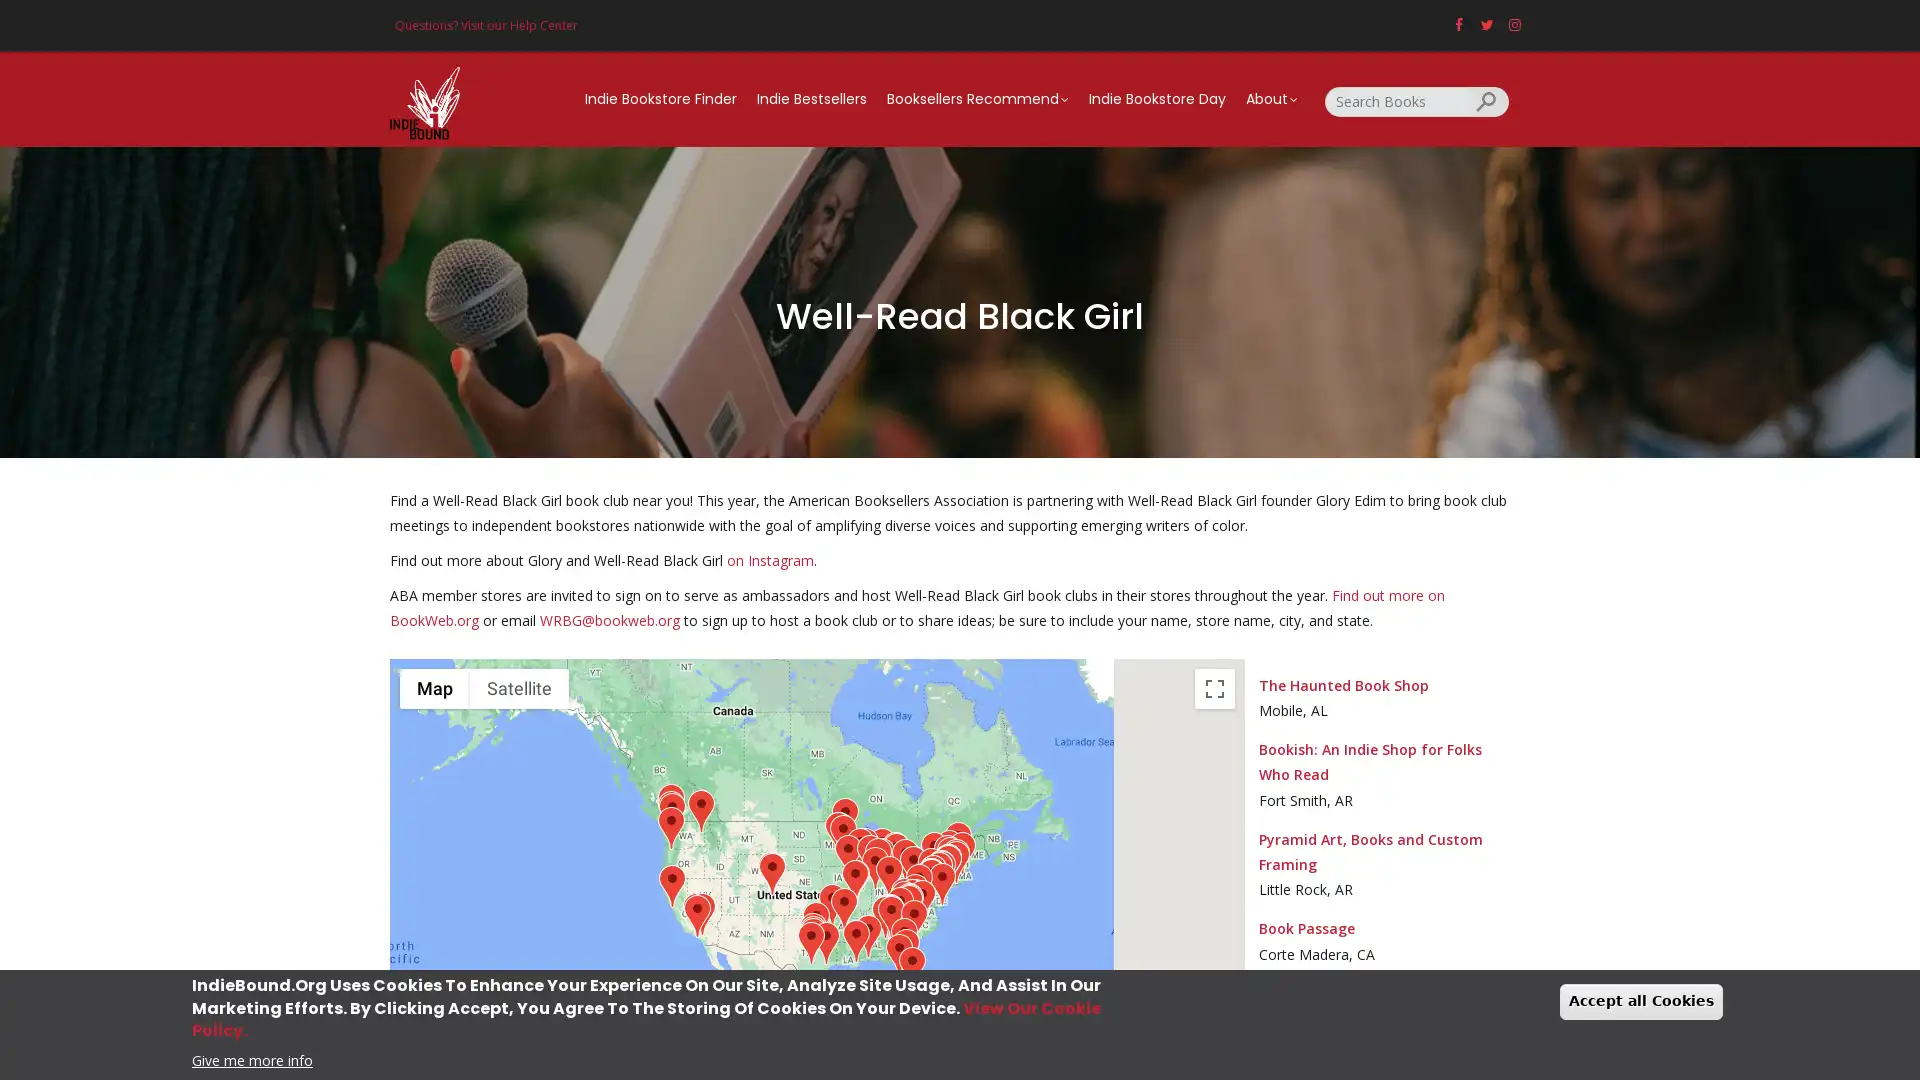  Describe the element at coordinates (889, 915) in the screenshot. I see `Early Literacy Development Agency (ELDA)` at that location.